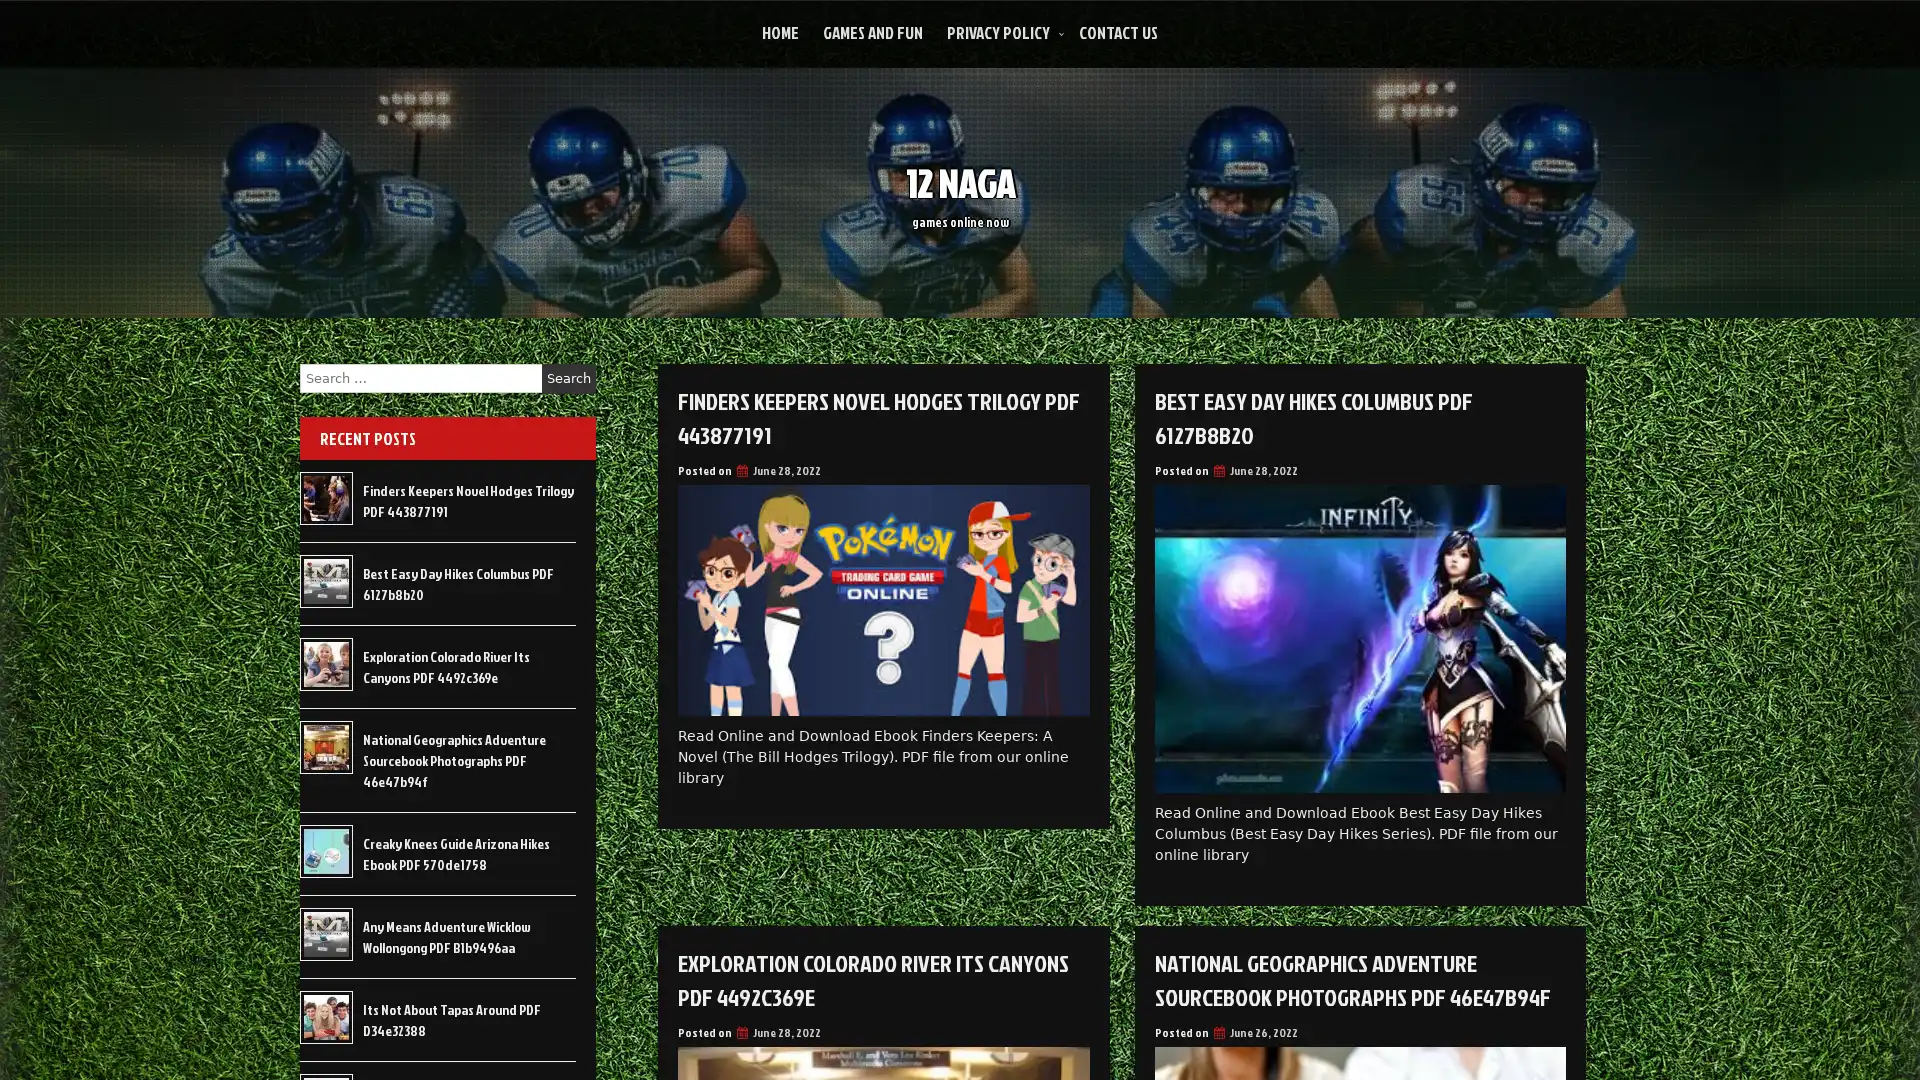 This screenshot has width=1920, height=1080. What do you see at coordinates (568, 378) in the screenshot?
I see `Search` at bounding box center [568, 378].